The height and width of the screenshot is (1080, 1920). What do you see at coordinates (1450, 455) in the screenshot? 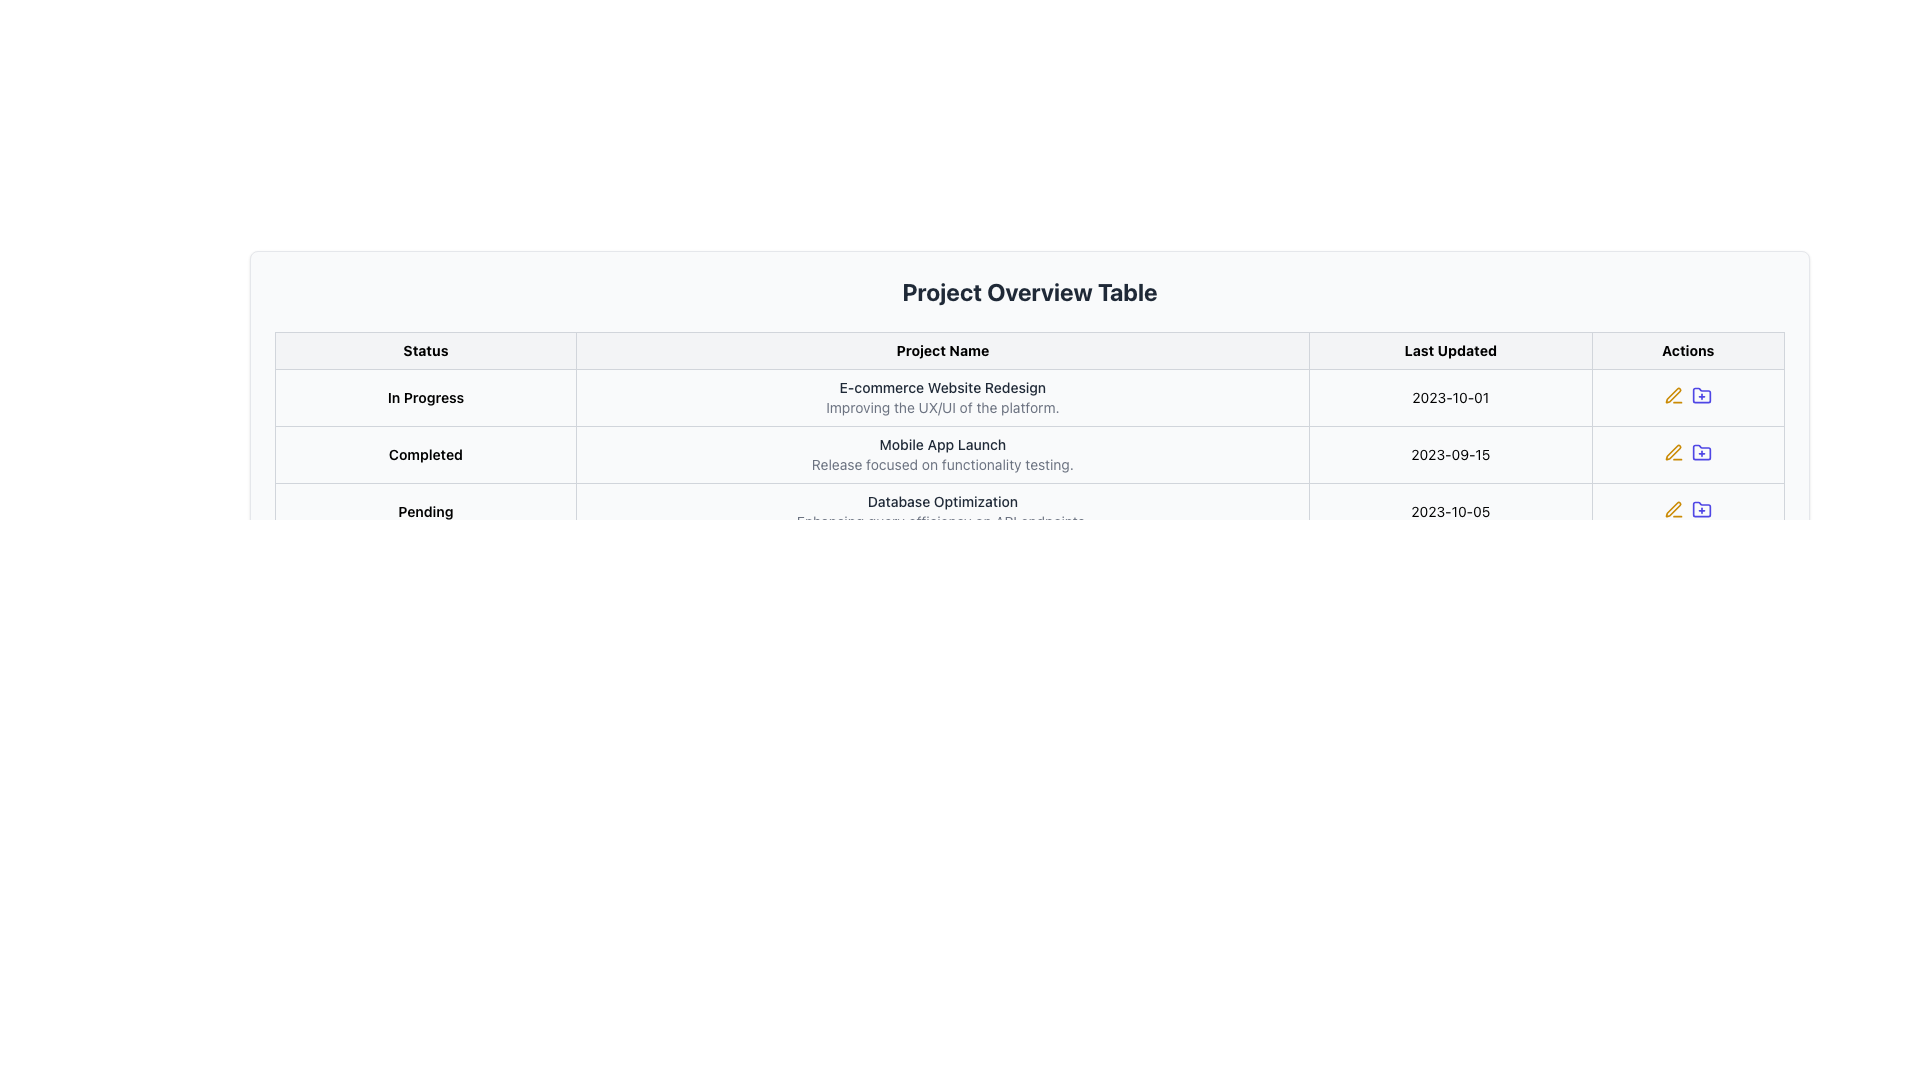
I see `the Text Display Field showing the date '2023-09-15' in the third row of the table under the 'Last Updated' column` at bounding box center [1450, 455].